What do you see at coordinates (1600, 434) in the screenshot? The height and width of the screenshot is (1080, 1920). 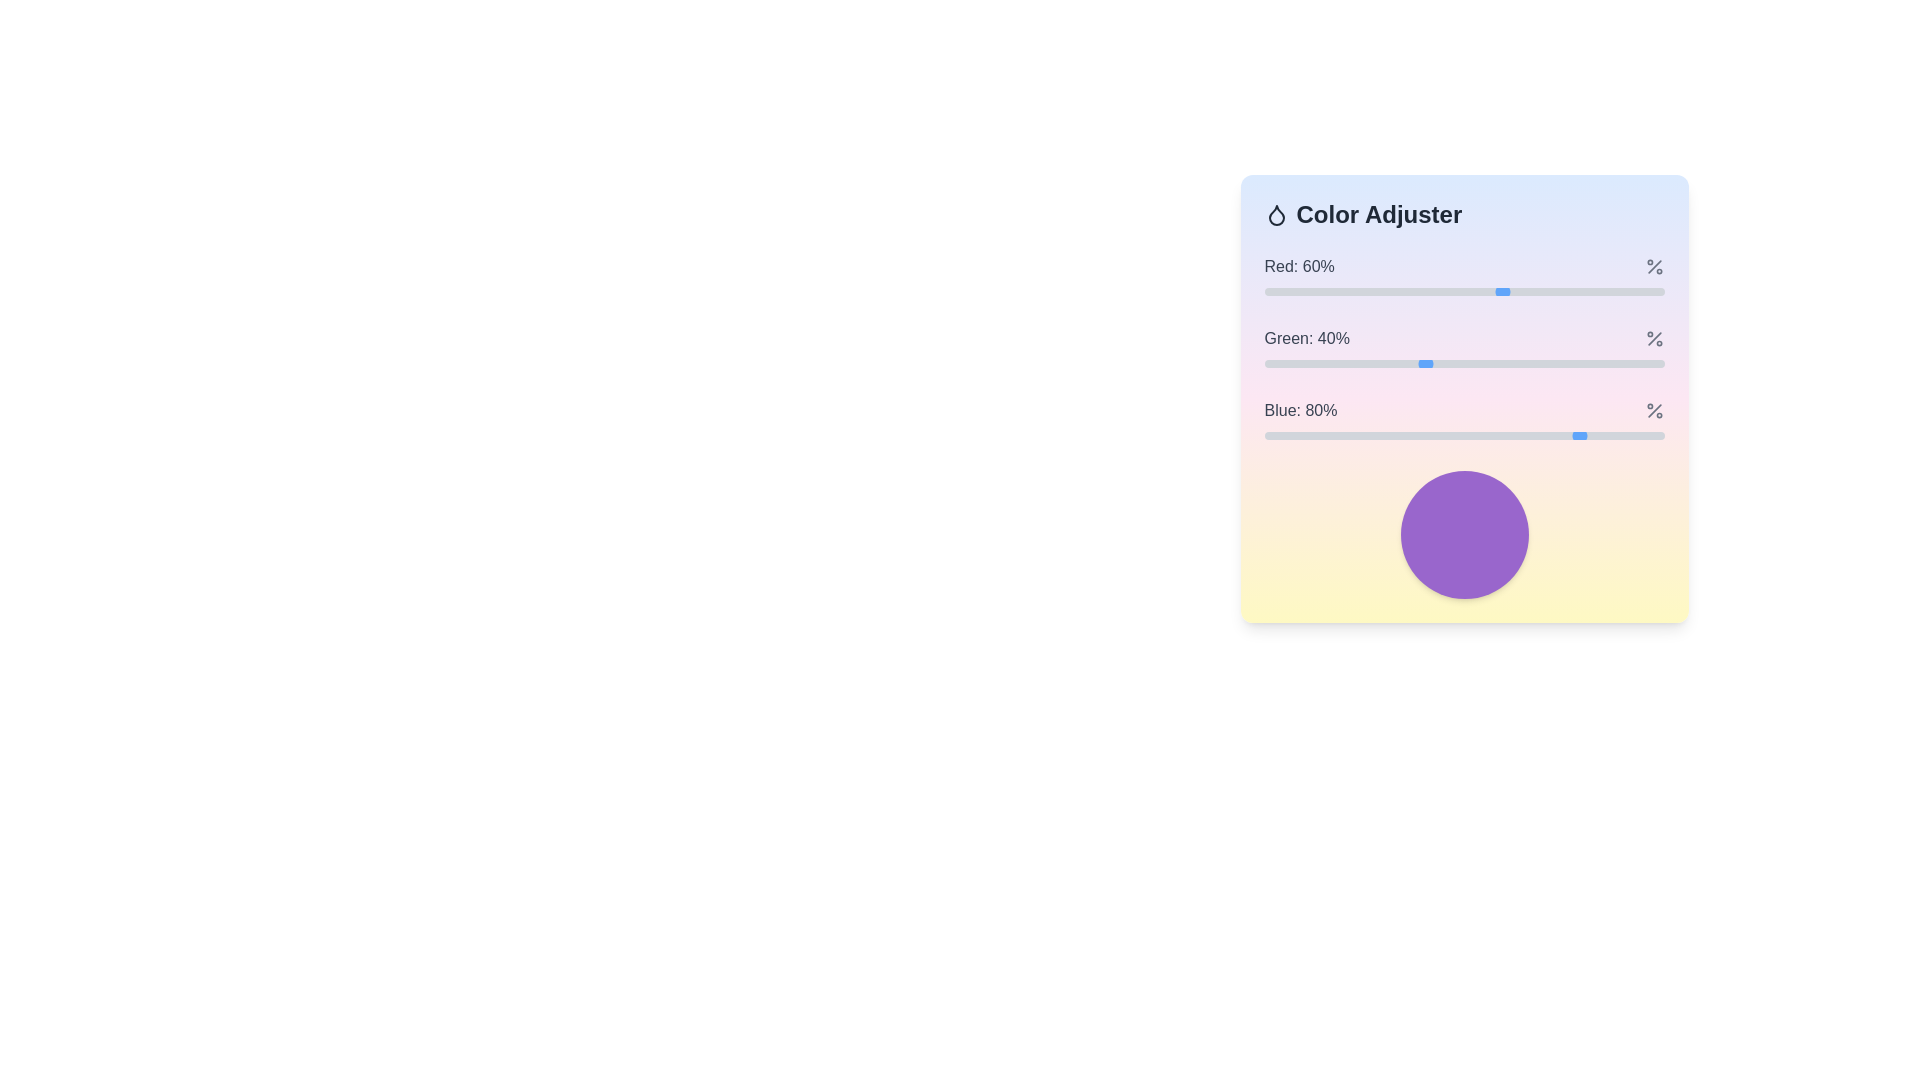 I see `the blue color slider to 84%` at bounding box center [1600, 434].